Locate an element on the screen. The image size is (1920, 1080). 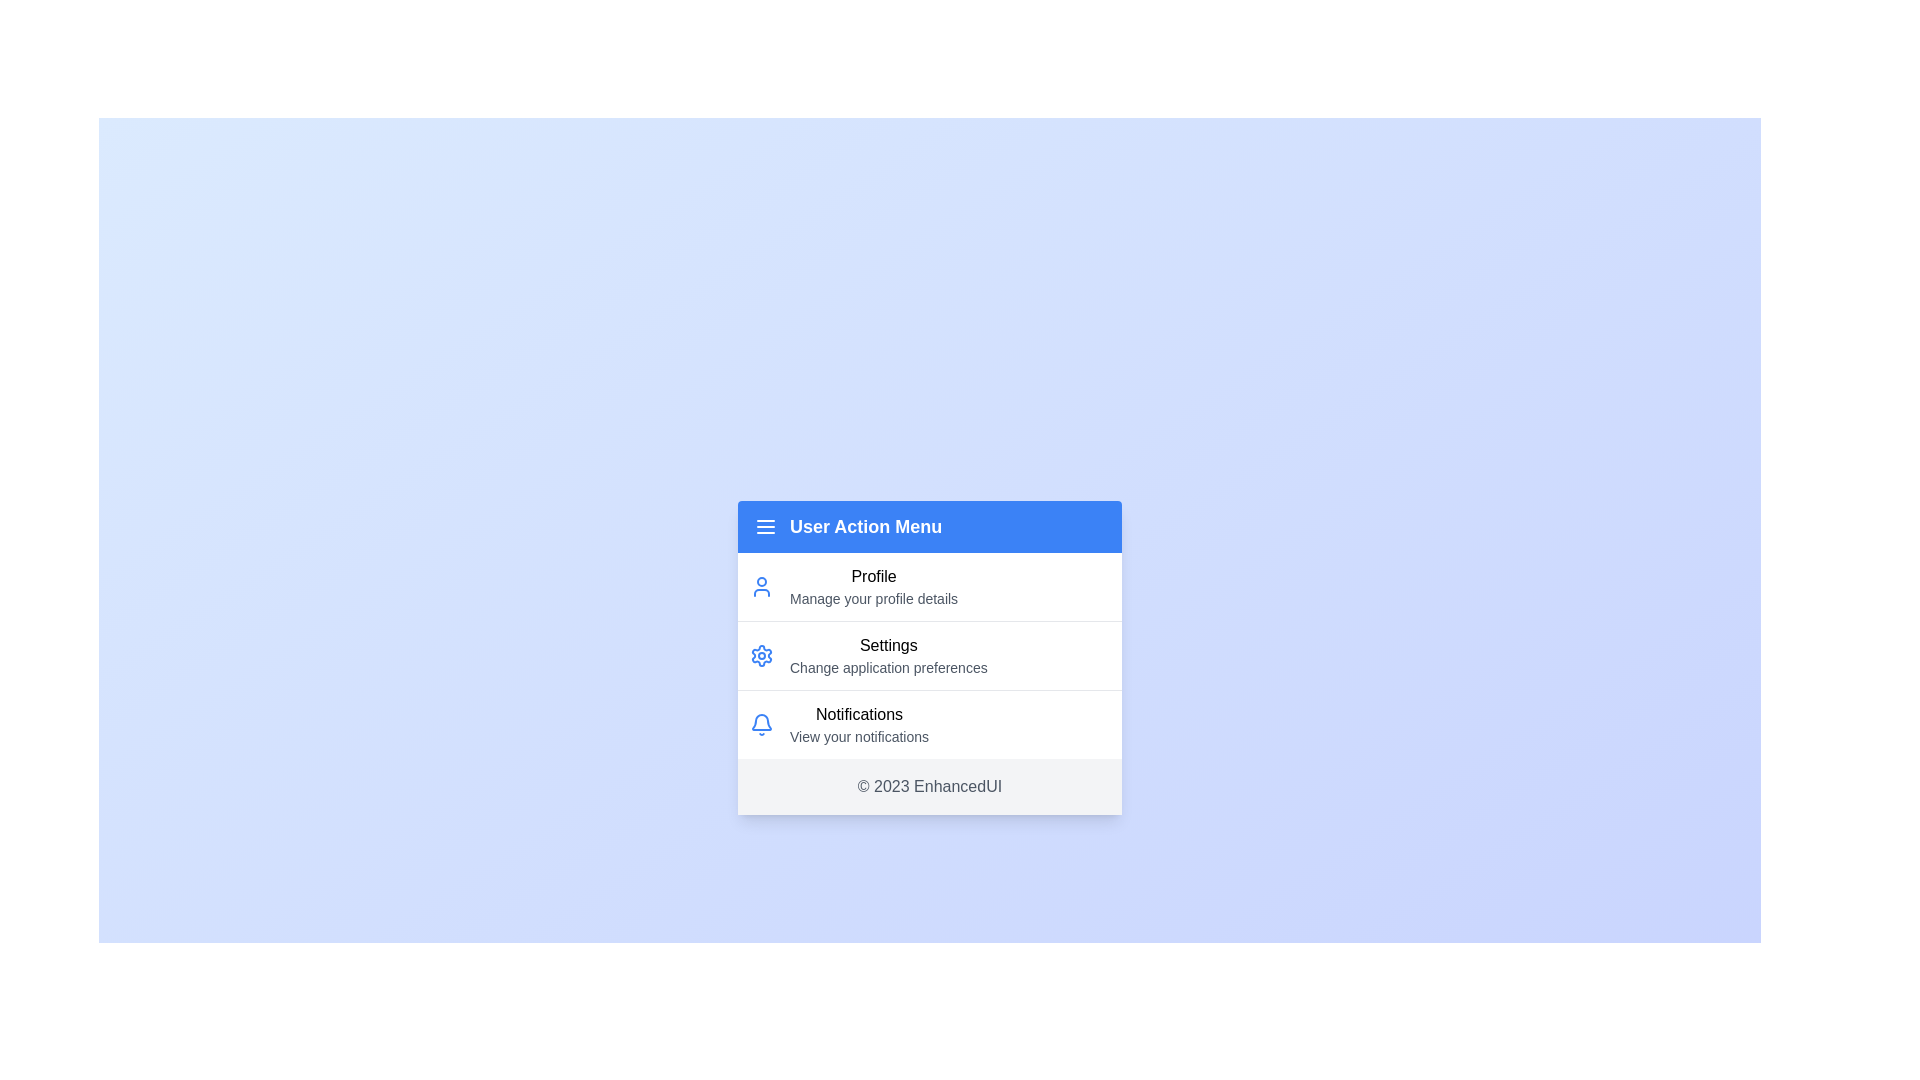
the menu item Profile is located at coordinates (929, 585).